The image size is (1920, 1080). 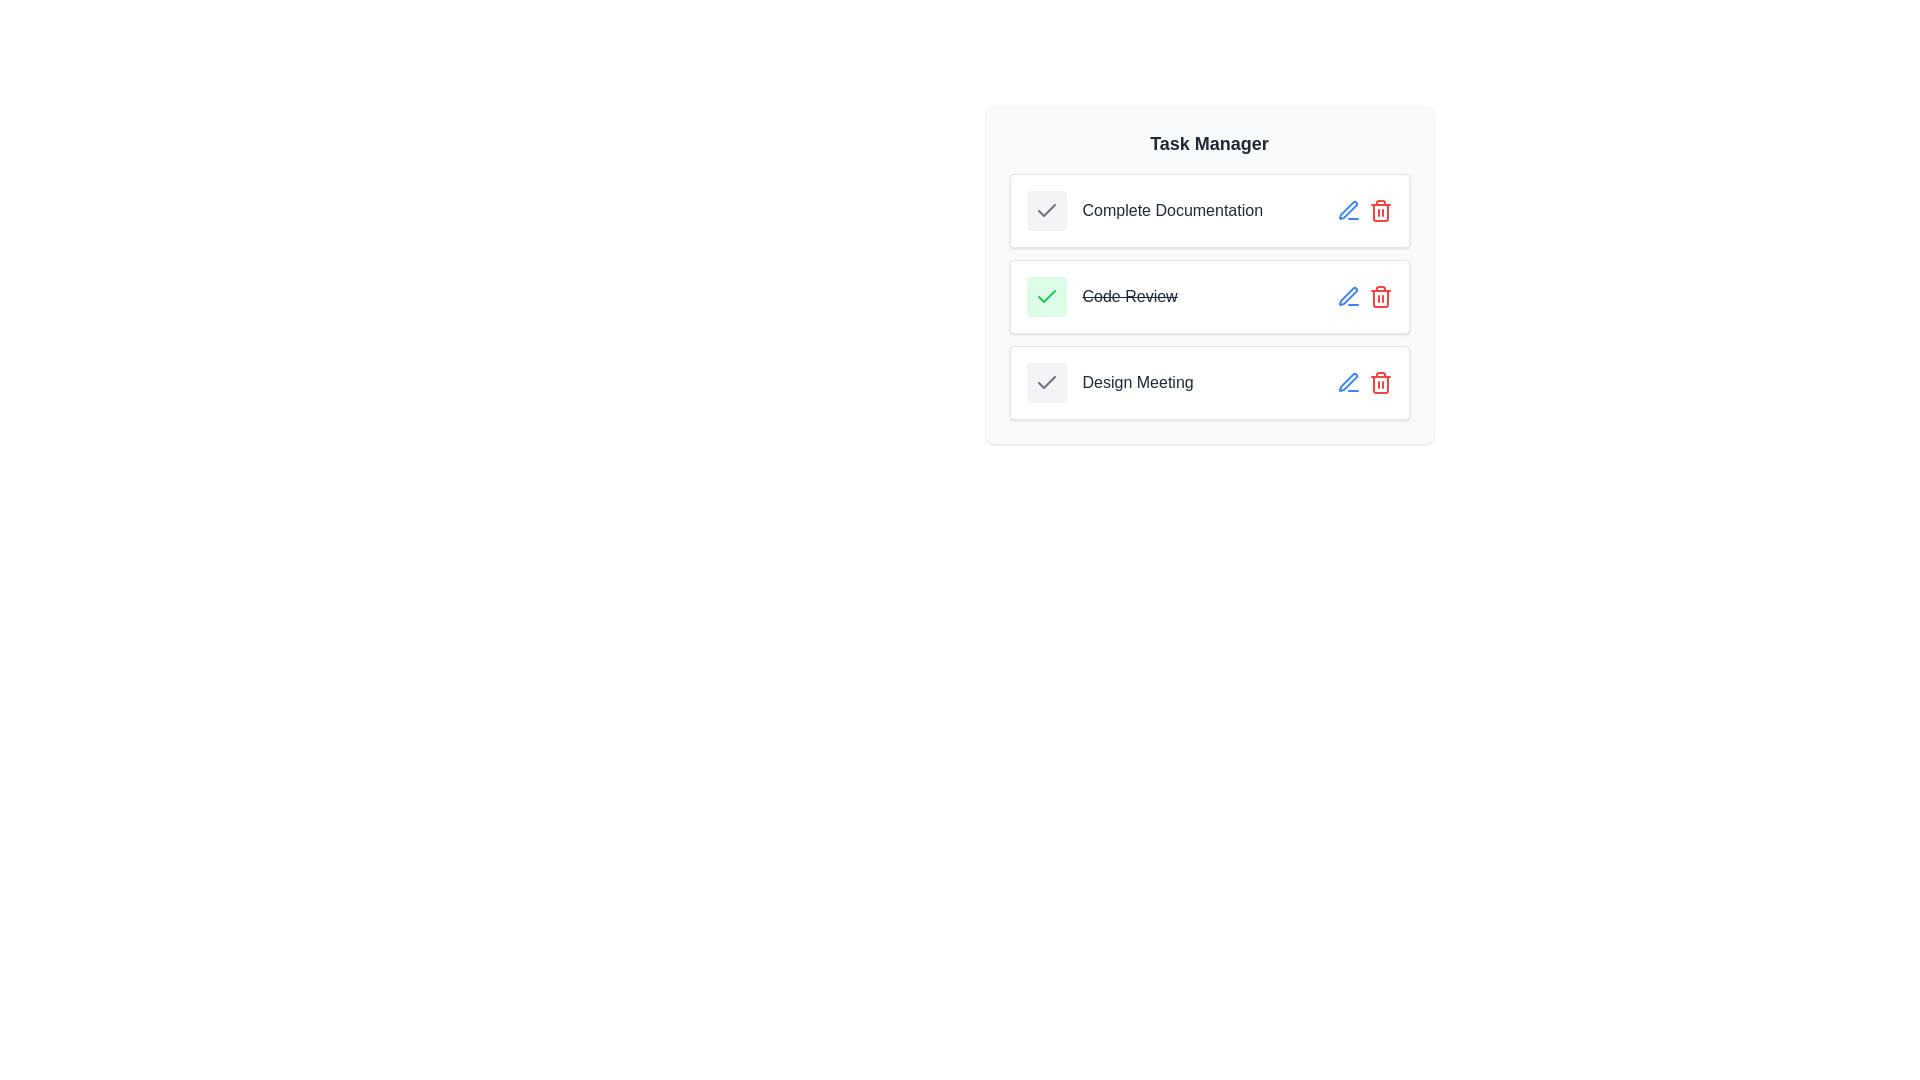 I want to click on the minimalist checkmark icon located to the right of the 'Code Review' task item to mark the task as complete, so click(x=1045, y=382).